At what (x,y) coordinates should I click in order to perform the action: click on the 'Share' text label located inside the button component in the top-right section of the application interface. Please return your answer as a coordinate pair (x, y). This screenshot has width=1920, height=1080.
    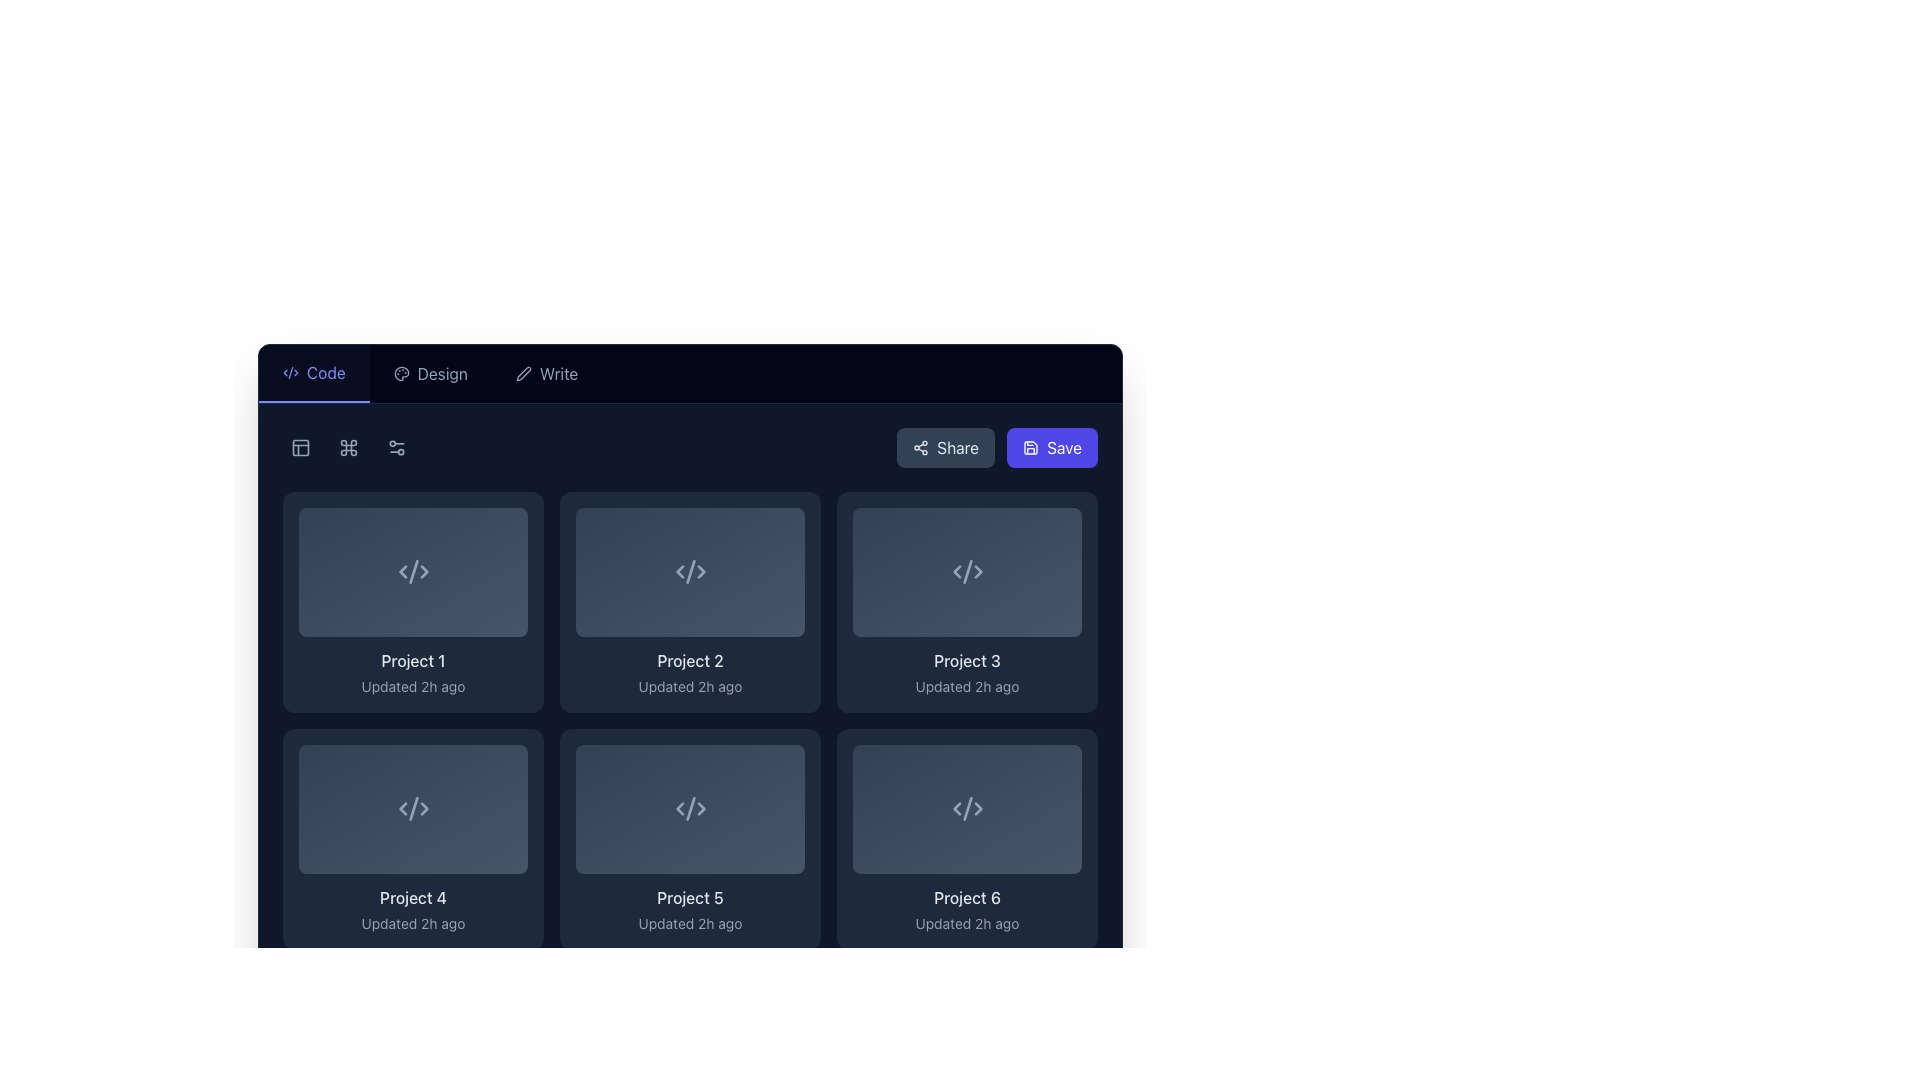
    Looking at the image, I should click on (957, 446).